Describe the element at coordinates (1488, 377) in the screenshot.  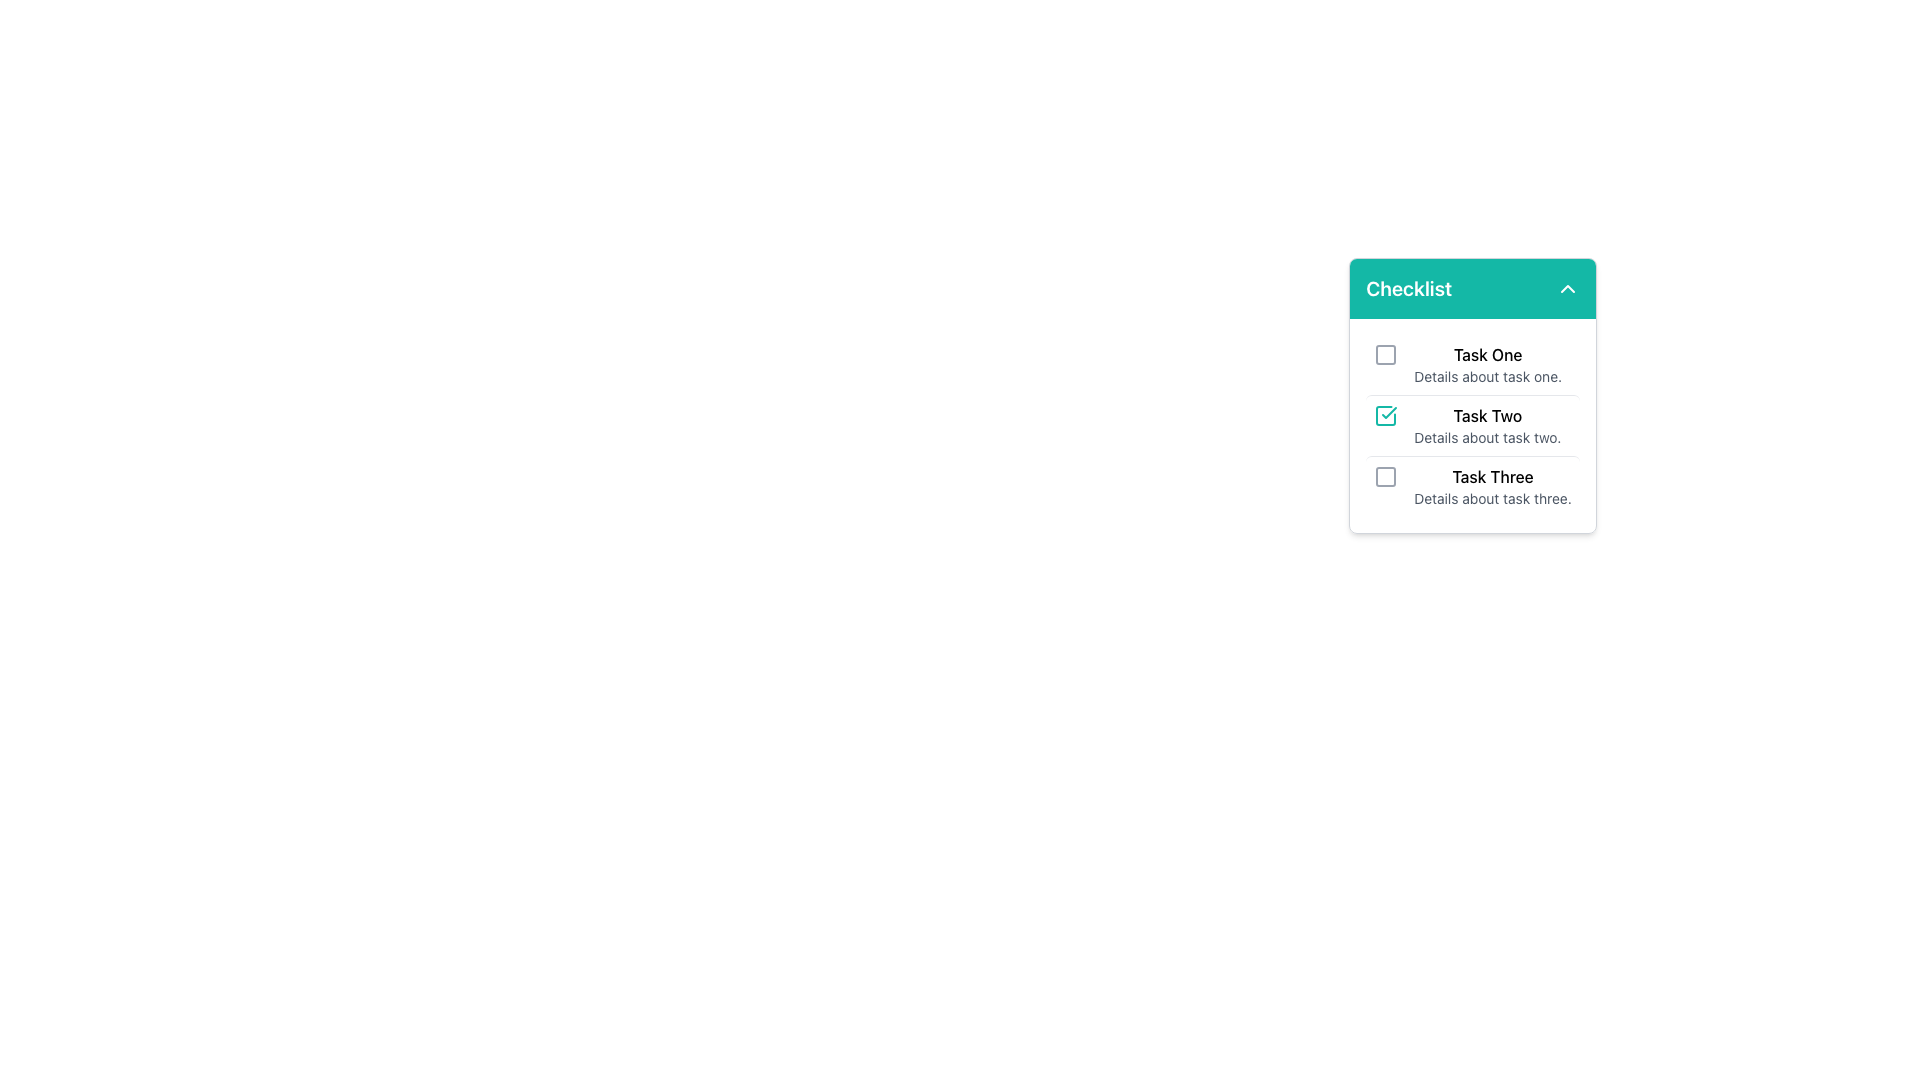
I see `static text displaying 'Details about task one.' which is styled in gray and positioned below the label 'Task One'` at that location.